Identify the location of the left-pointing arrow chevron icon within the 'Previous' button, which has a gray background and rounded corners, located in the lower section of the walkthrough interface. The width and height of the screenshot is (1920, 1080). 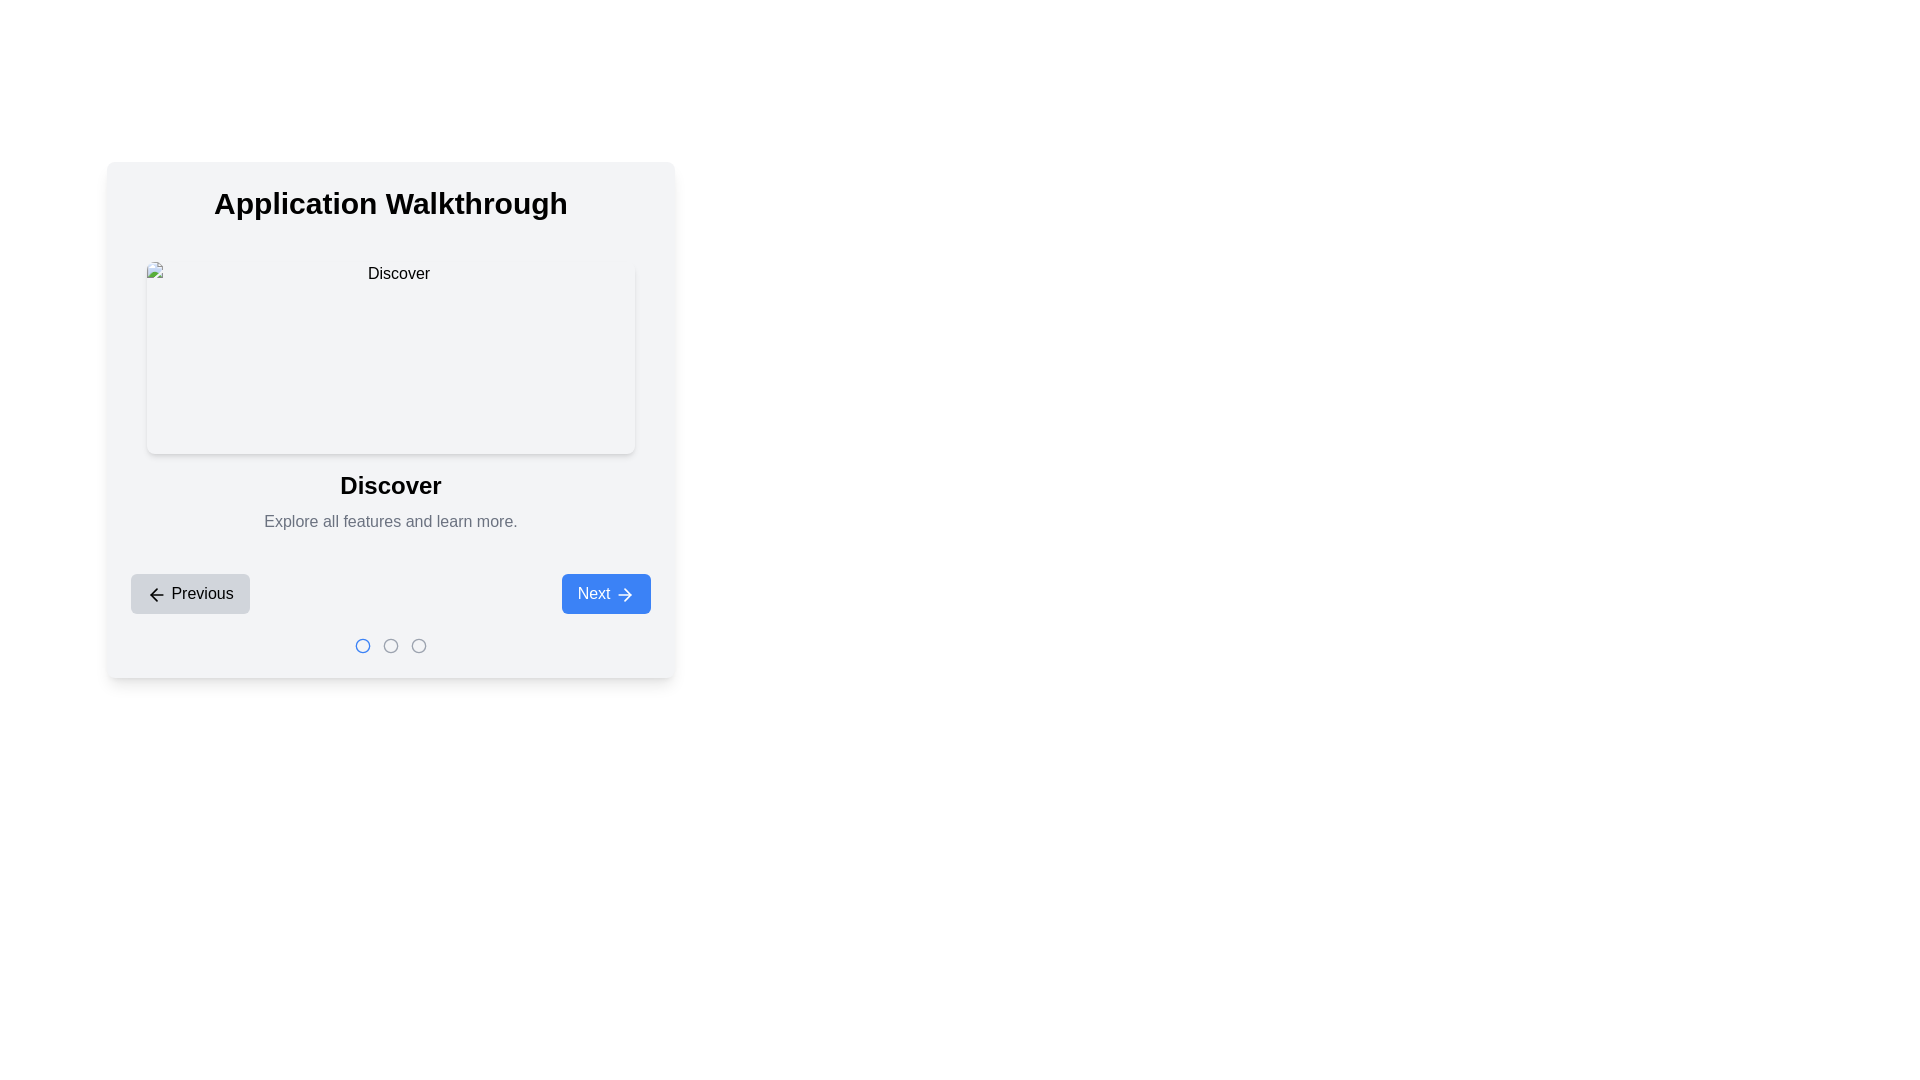
(153, 593).